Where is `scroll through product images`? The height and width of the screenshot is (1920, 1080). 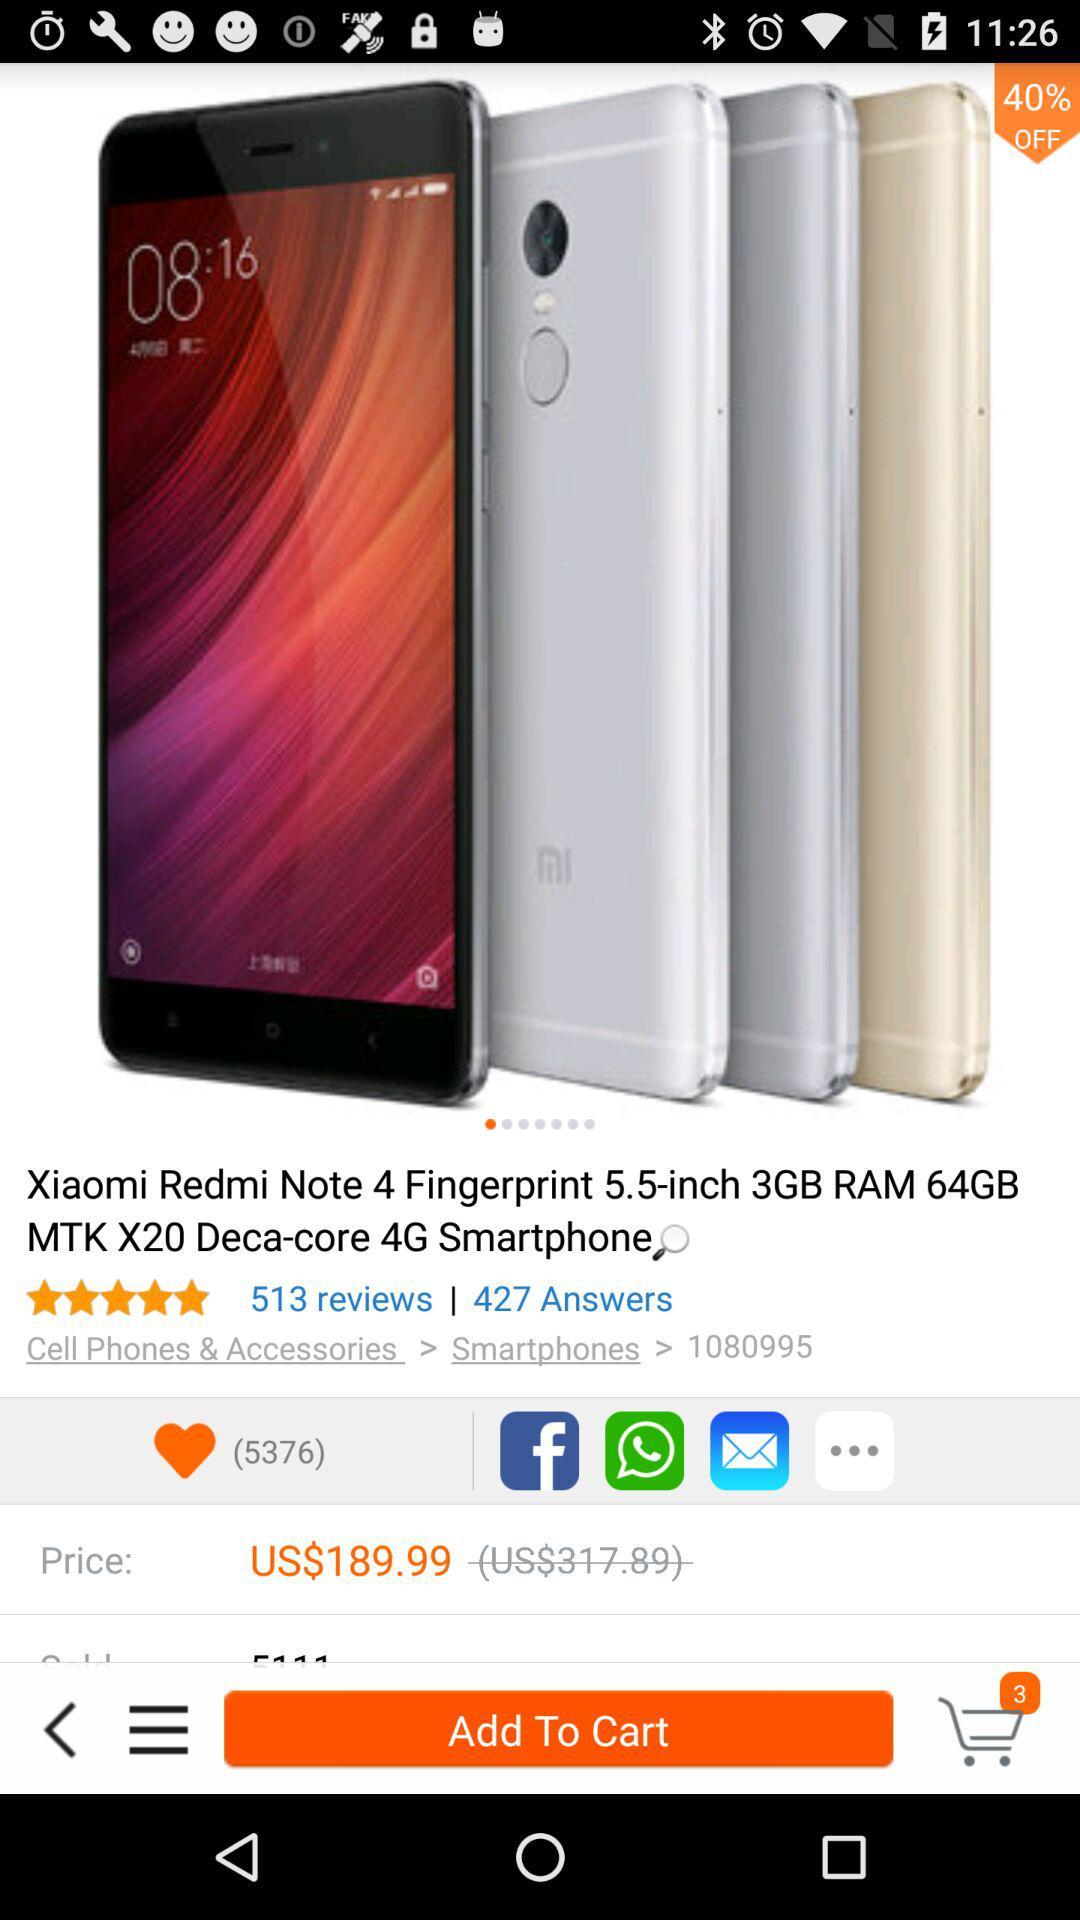 scroll through product images is located at coordinates (540, 602).